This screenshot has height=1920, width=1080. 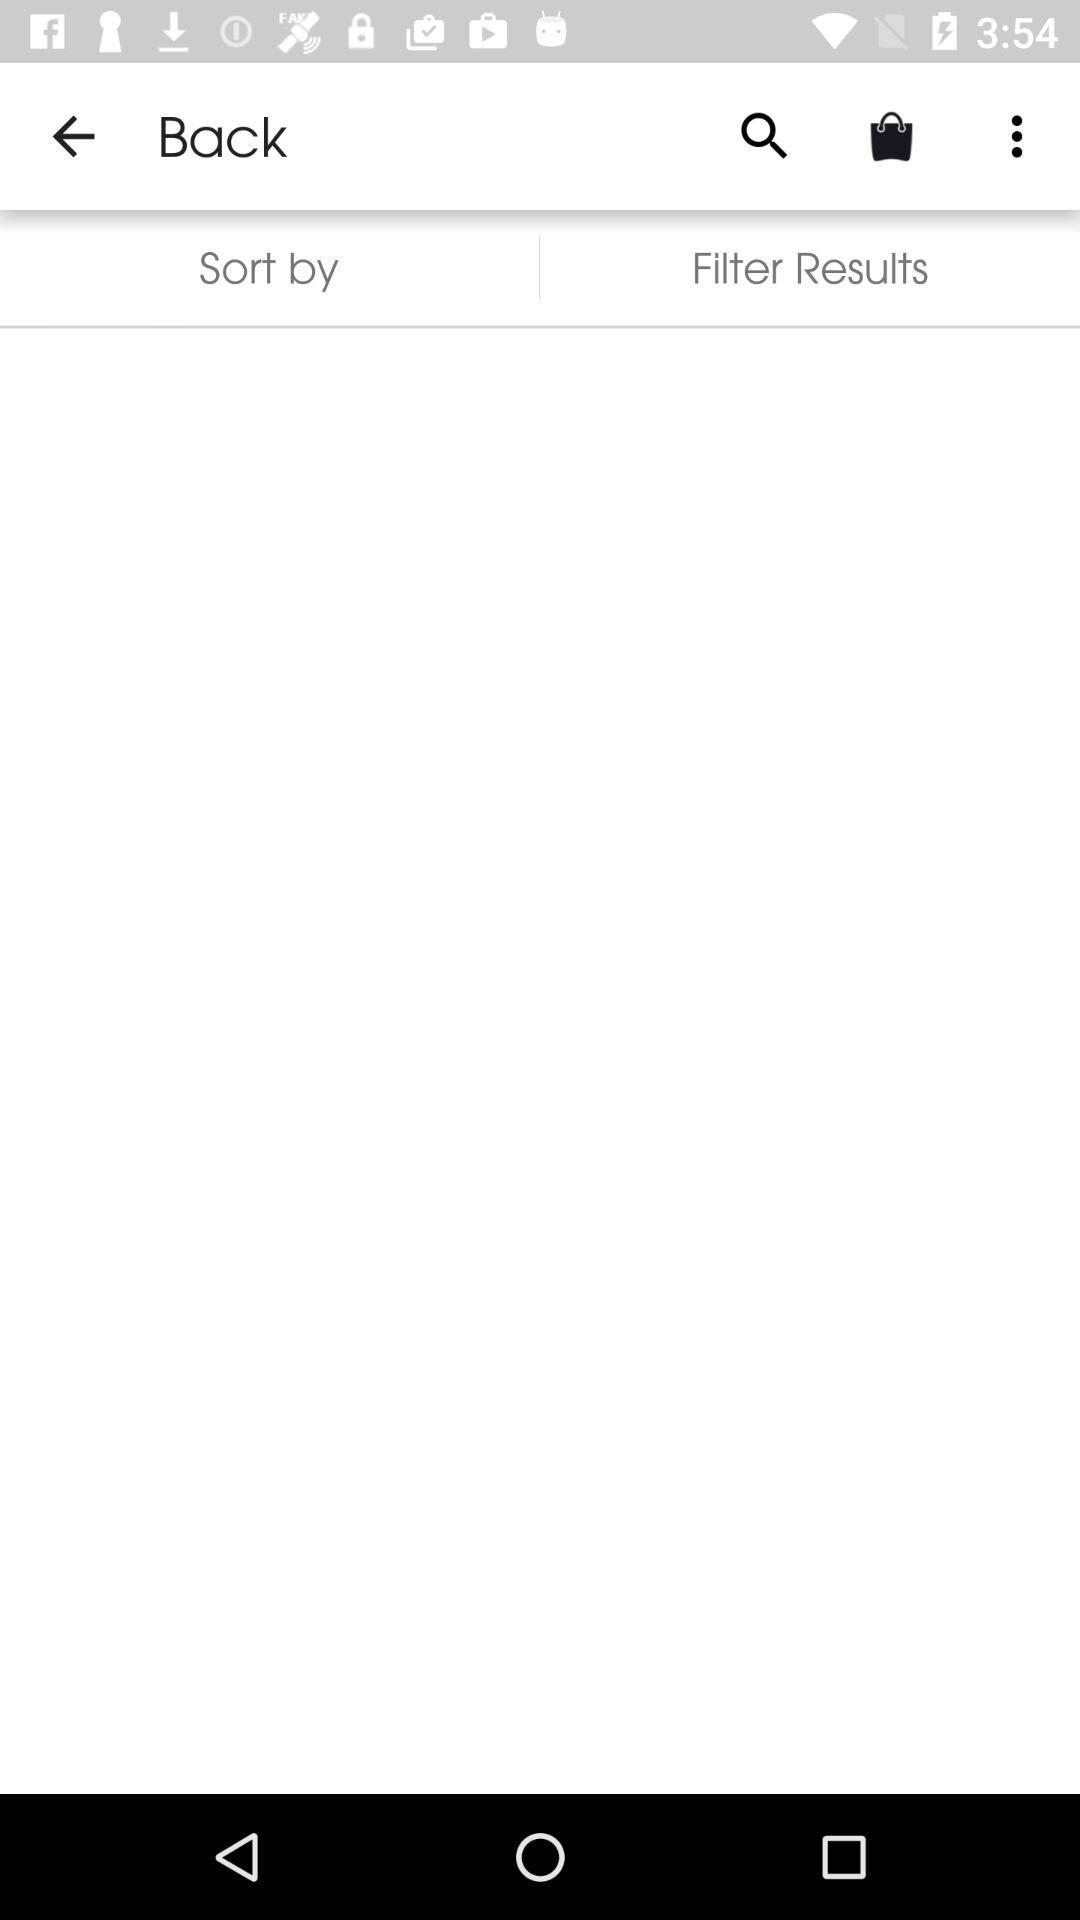 I want to click on sort by, so click(x=268, y=266).